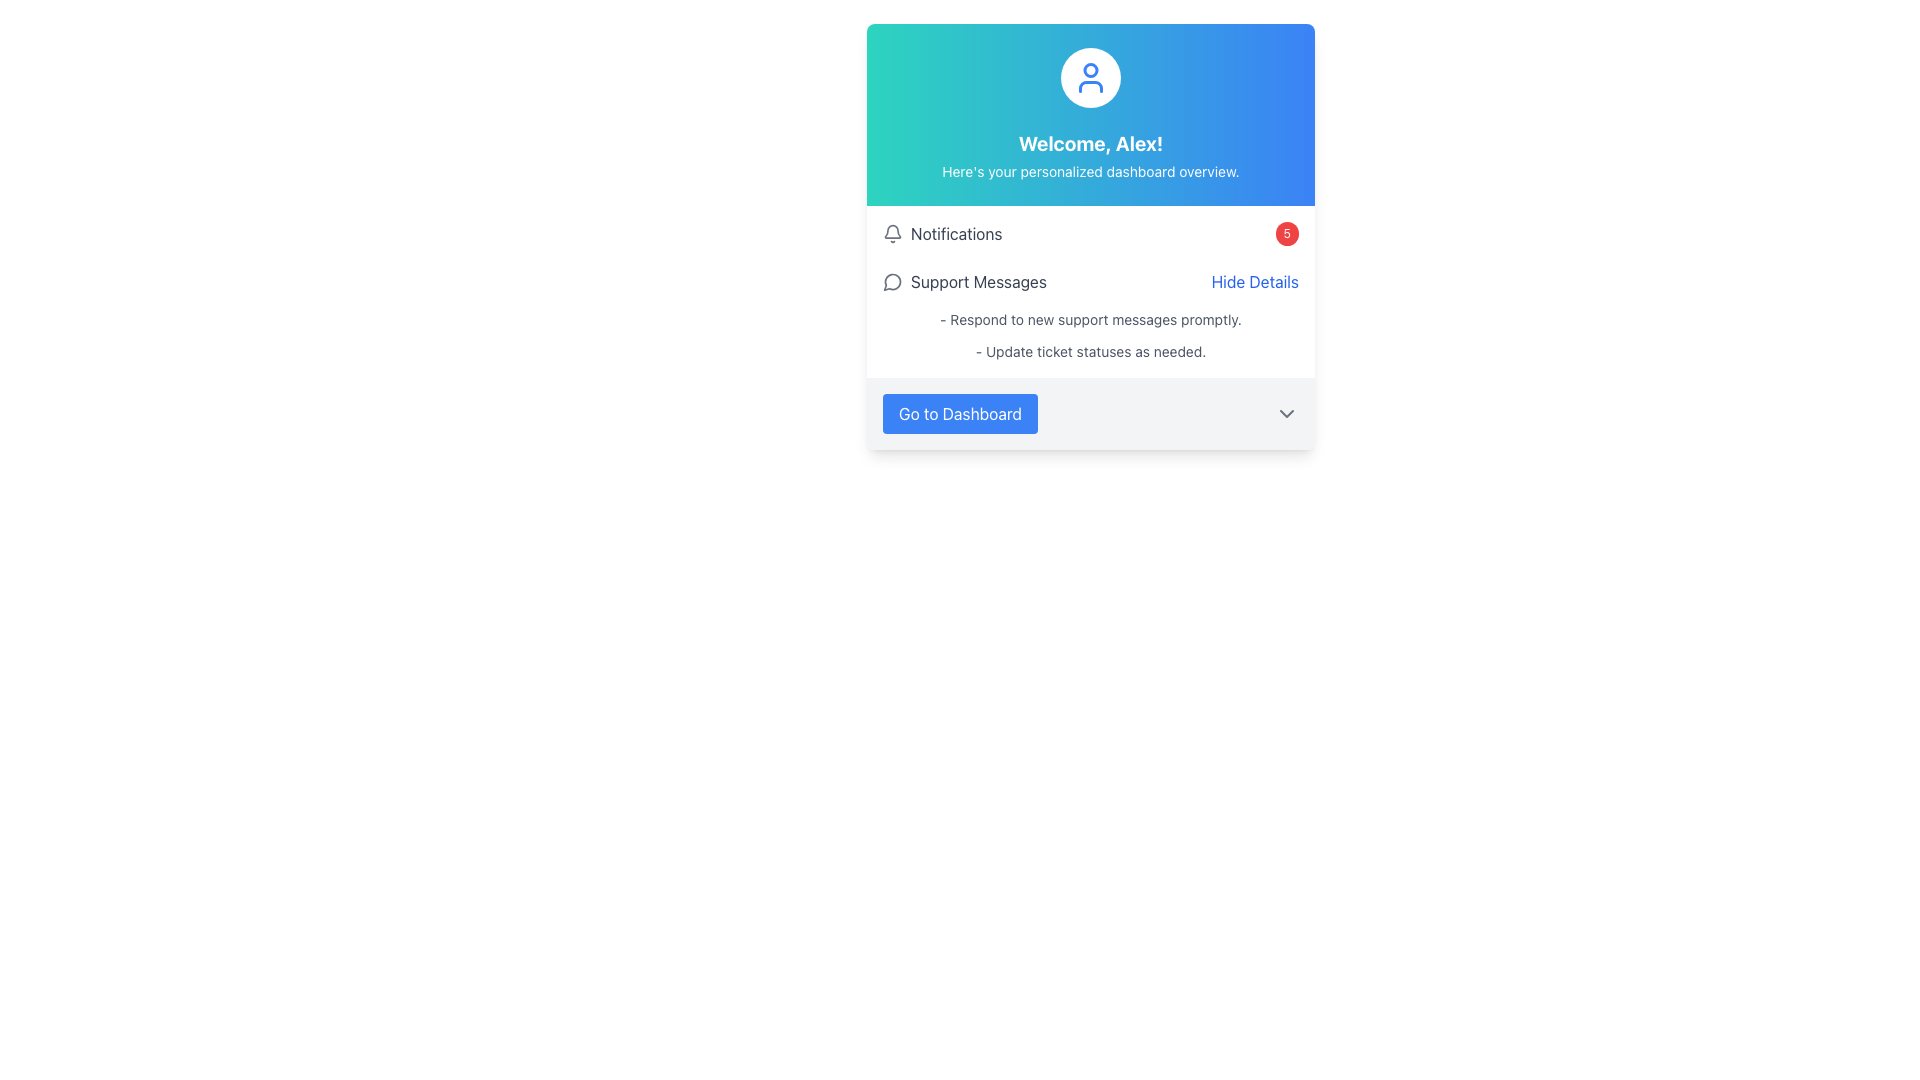  I want to click on the rectangular button with rounded corners that has a blue background and white text reading 'Go to Dashboard', so click(960, 412).